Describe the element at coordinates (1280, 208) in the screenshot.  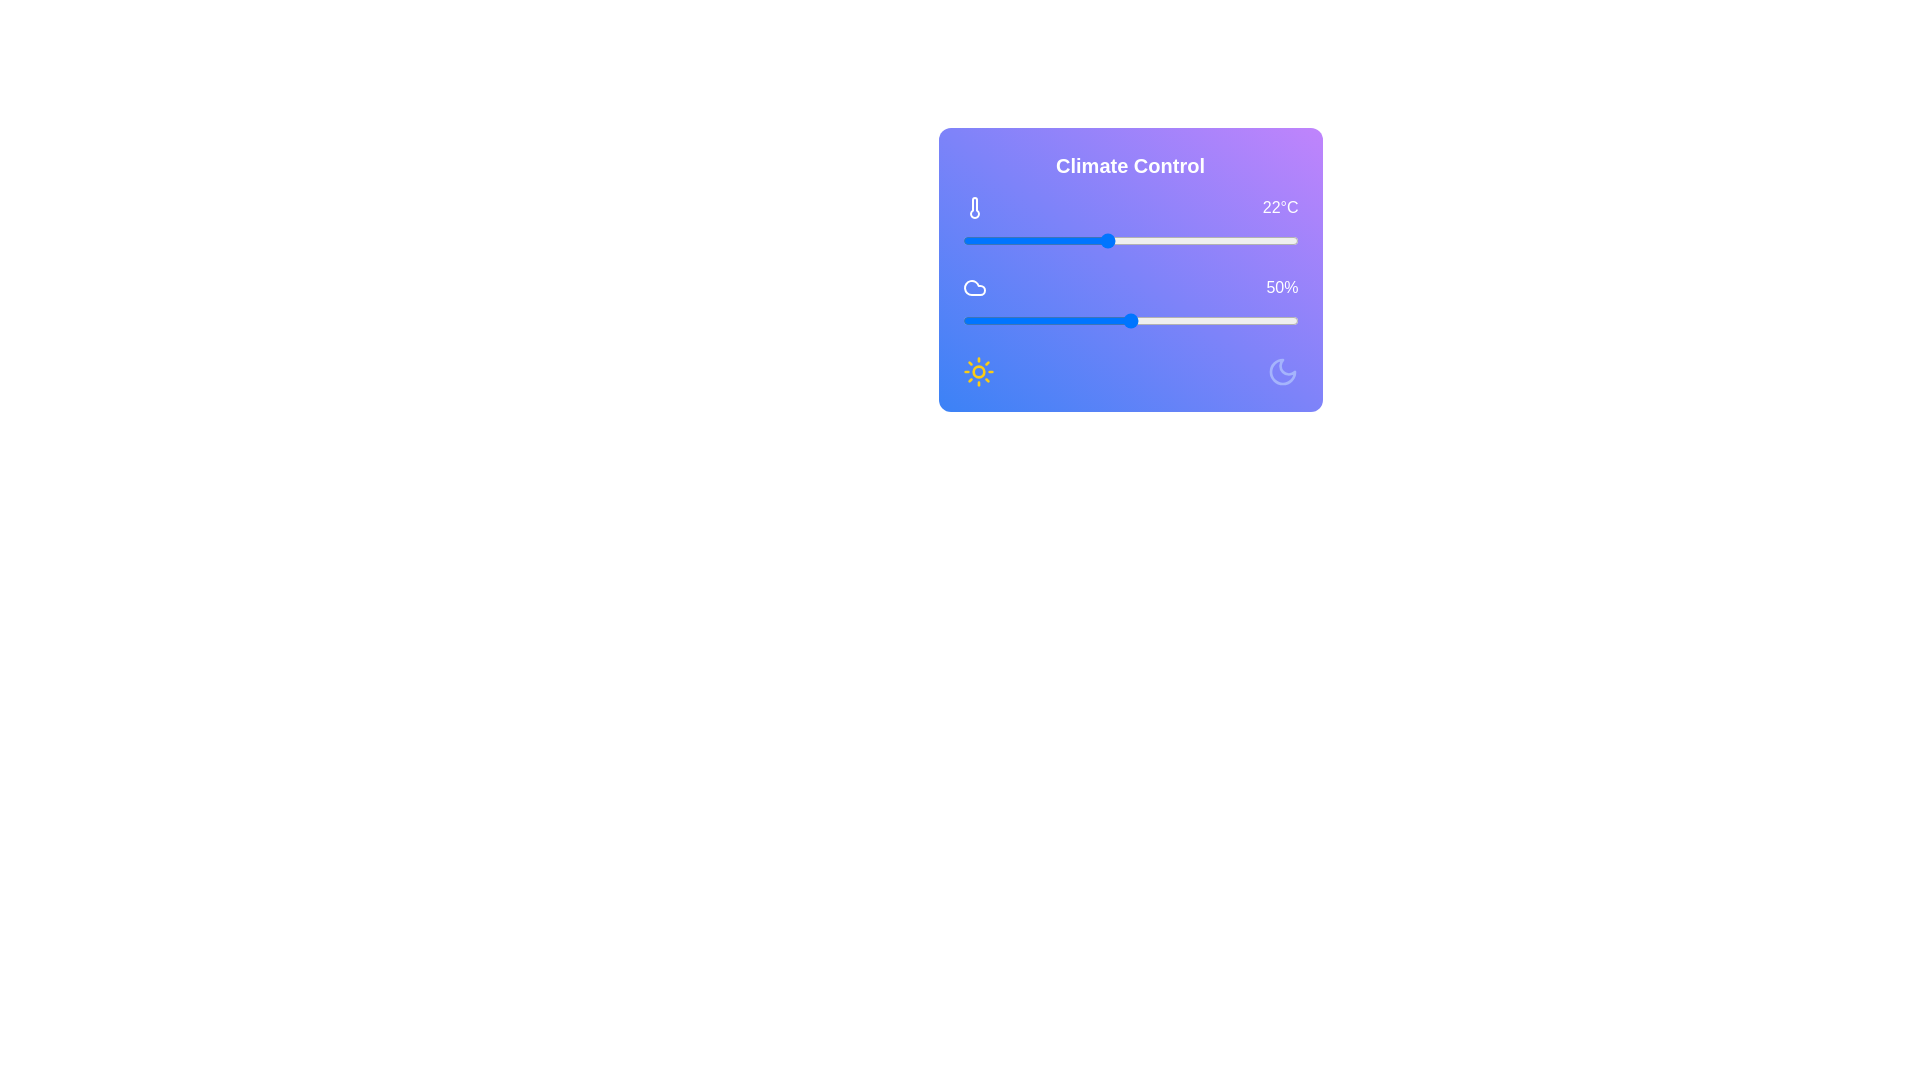
I see `the static text label displaying the current temperature value, positioned to the far right side adjacent to a thermometer icon` at that location.